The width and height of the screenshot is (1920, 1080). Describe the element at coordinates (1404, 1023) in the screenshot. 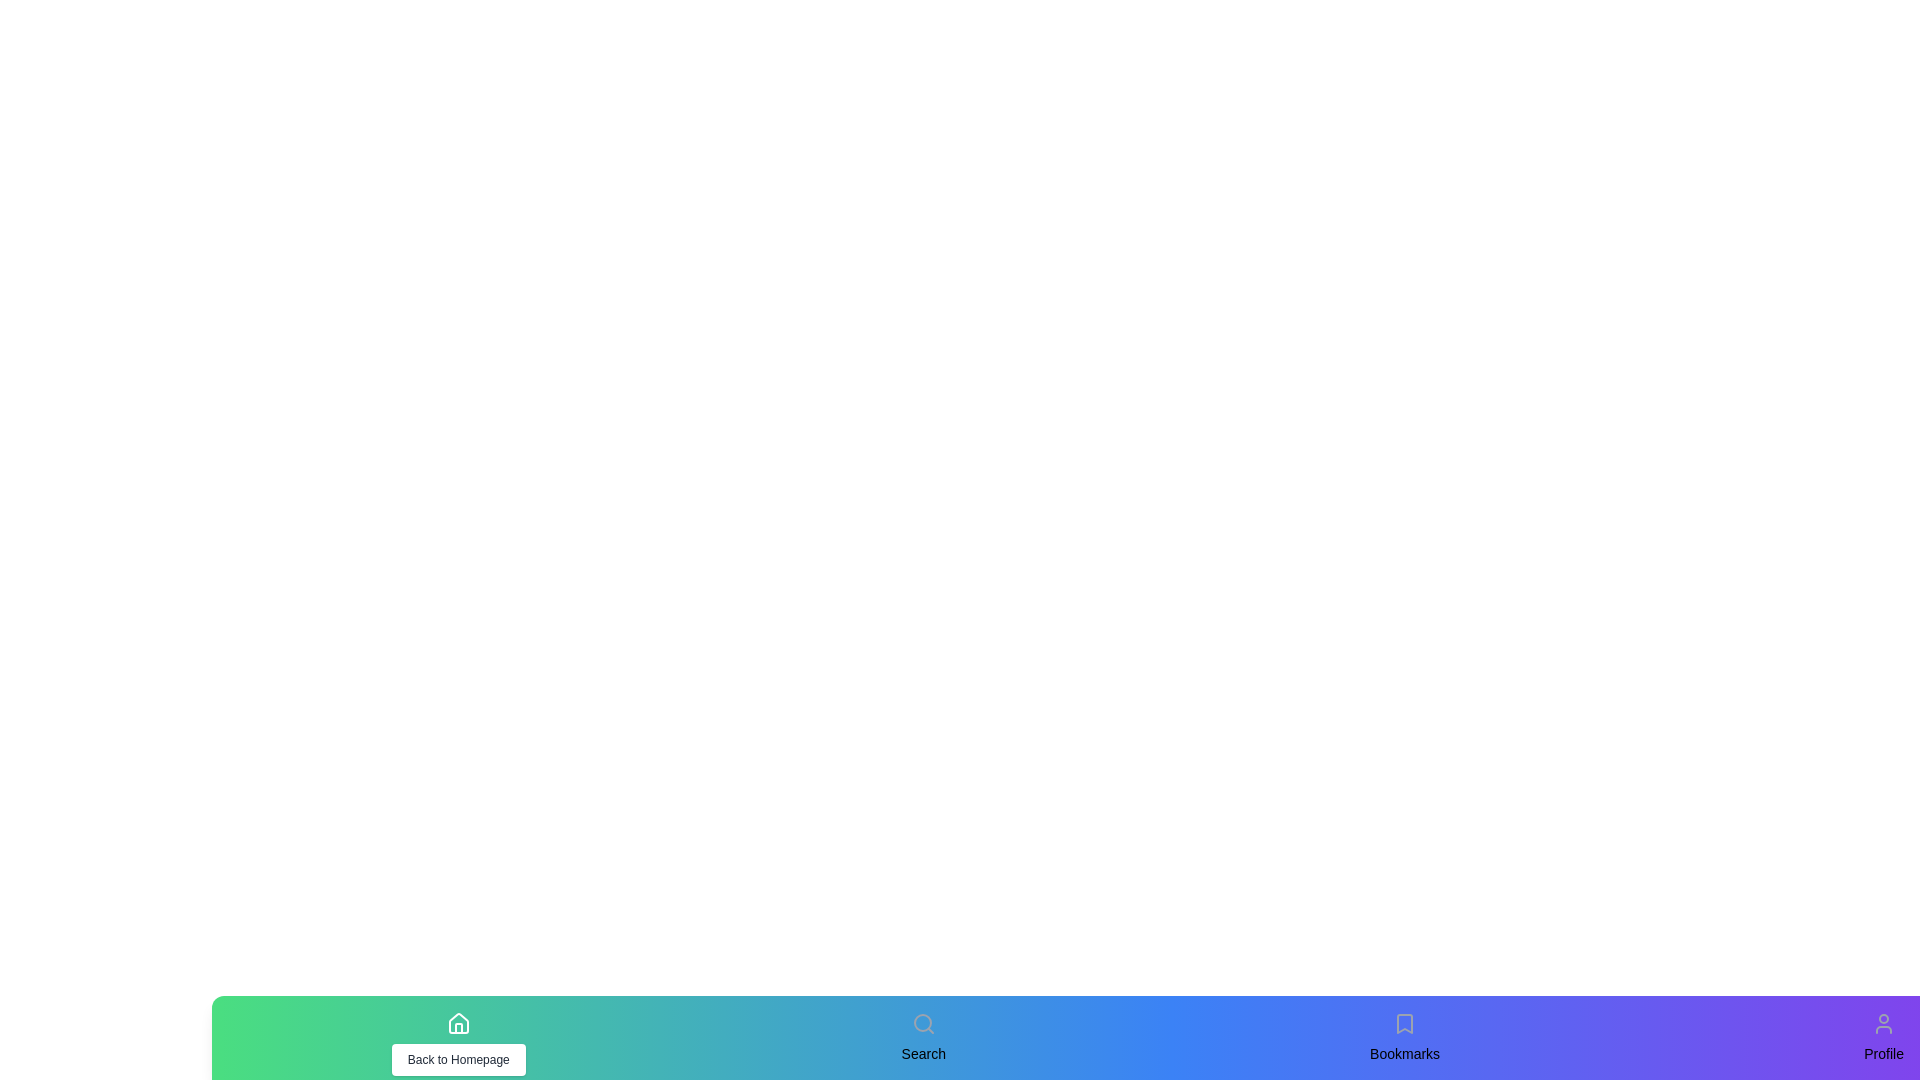

I see `the tab labeled Bookmarks to activate its functionality` at that location.